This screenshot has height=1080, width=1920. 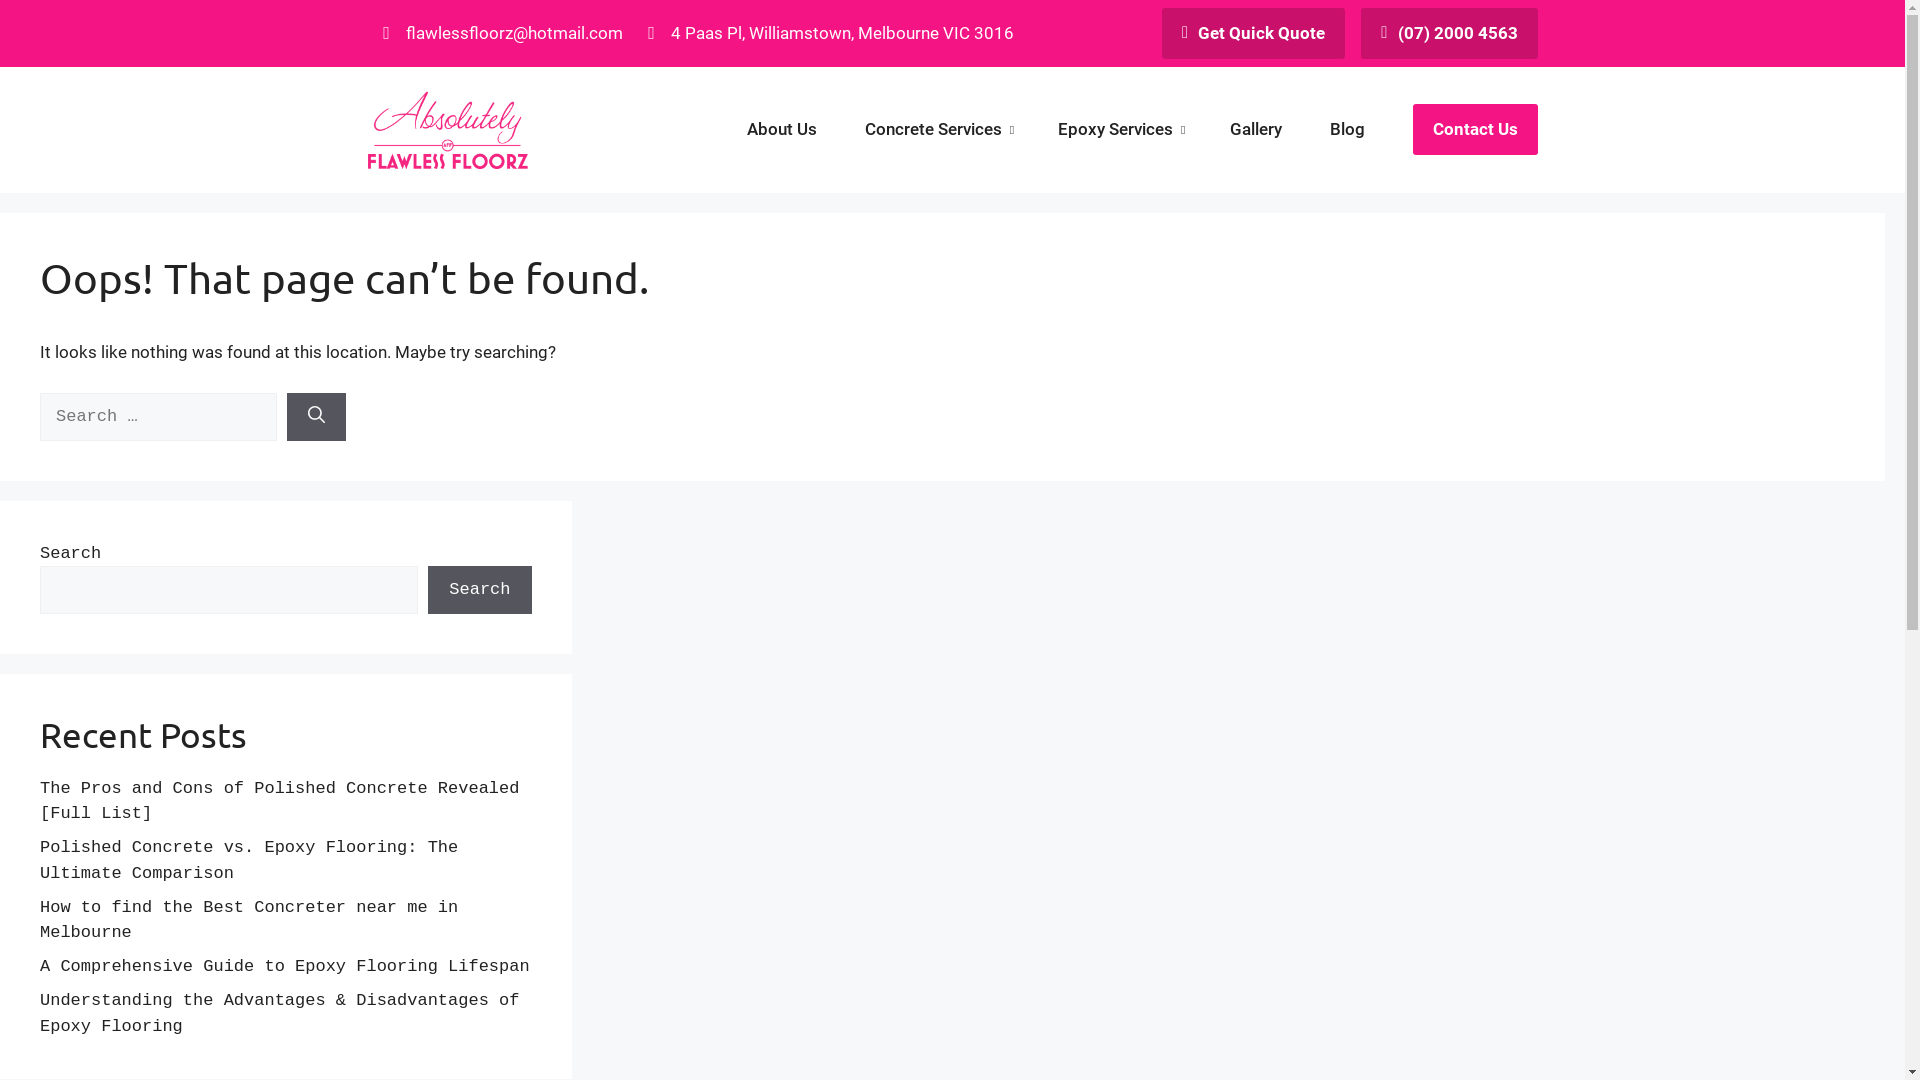 I want to click on 'flawlessfloorz@hotmail.com', so click(x=500, y=33).